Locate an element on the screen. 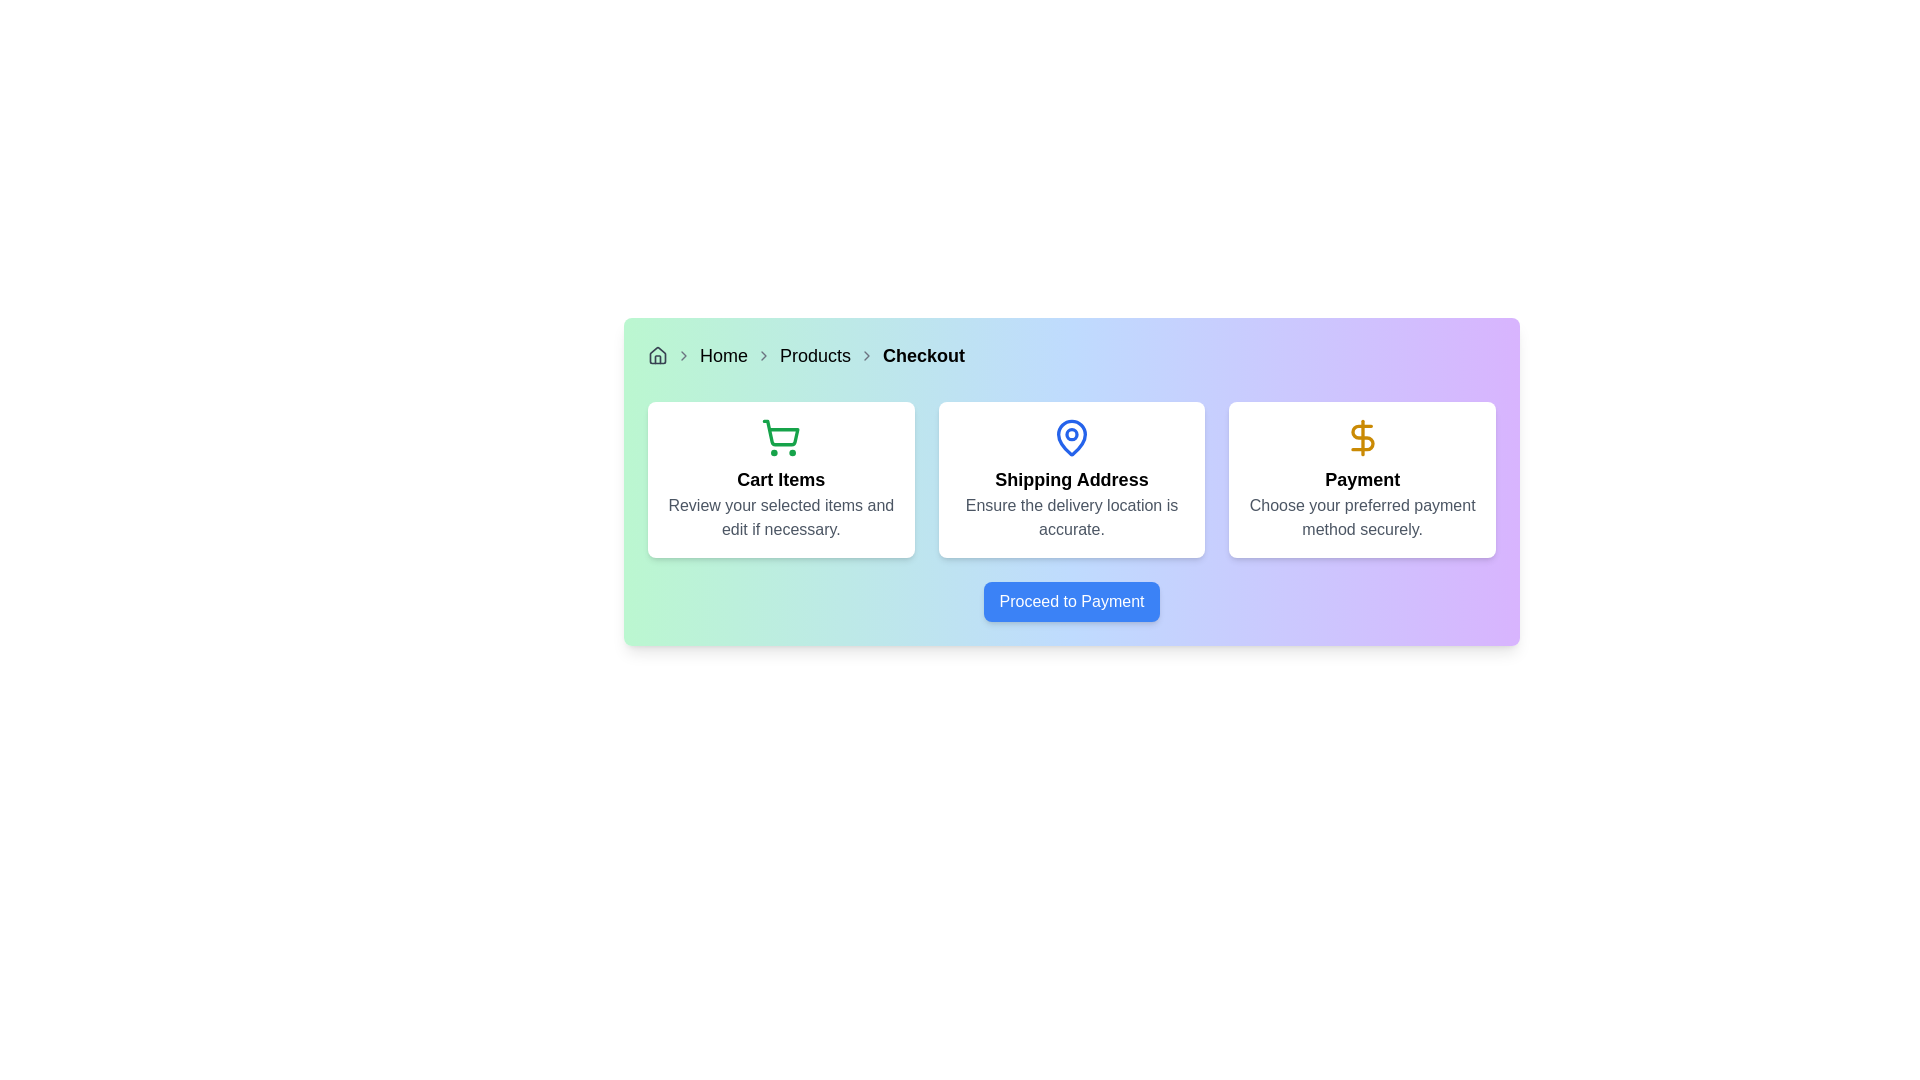  the first right-pointing chevron icon in the breadcrumb navigation bar, located between the house icon and the text 'Home' is located at coordinates (684, 354).